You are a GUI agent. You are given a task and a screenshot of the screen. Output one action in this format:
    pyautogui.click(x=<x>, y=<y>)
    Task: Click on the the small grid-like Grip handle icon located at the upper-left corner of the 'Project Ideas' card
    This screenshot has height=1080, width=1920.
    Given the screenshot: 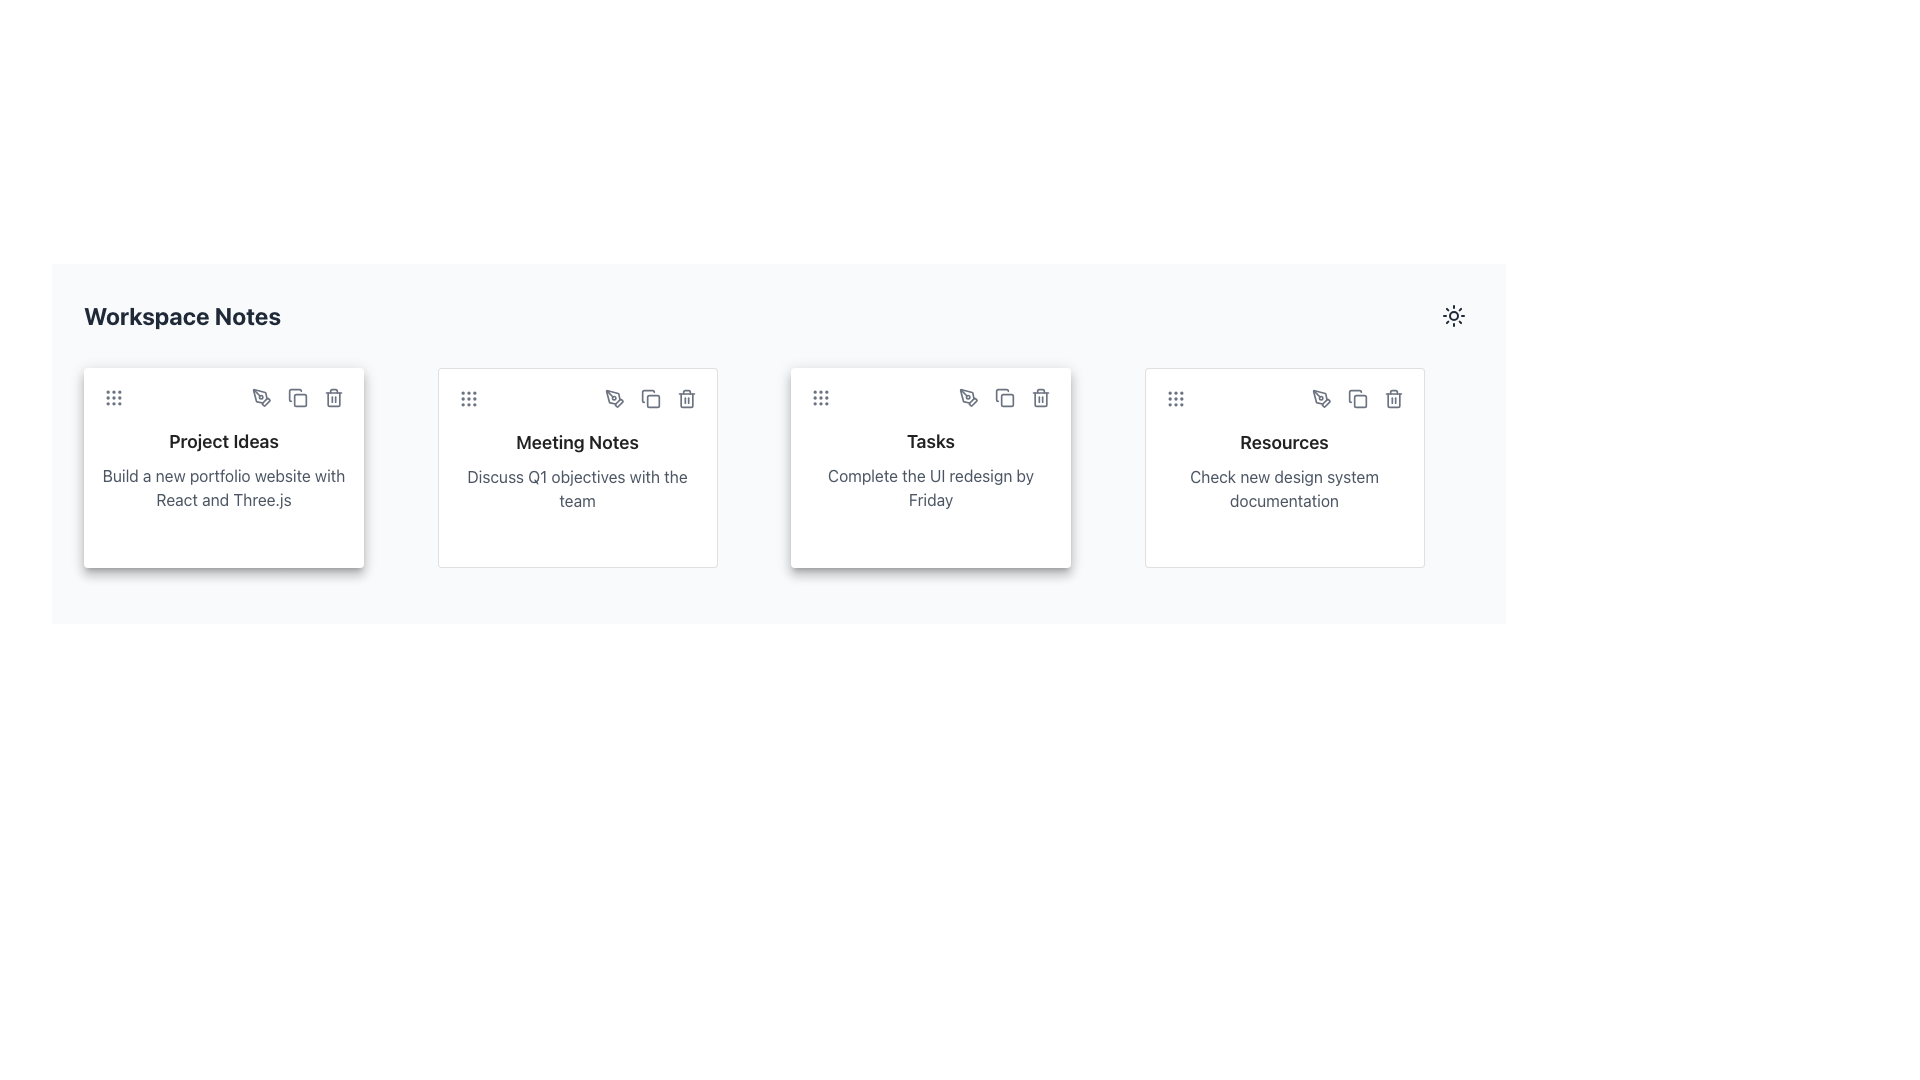 What is the action you would take?
    pyautogui.click(x=113, y=397)
    